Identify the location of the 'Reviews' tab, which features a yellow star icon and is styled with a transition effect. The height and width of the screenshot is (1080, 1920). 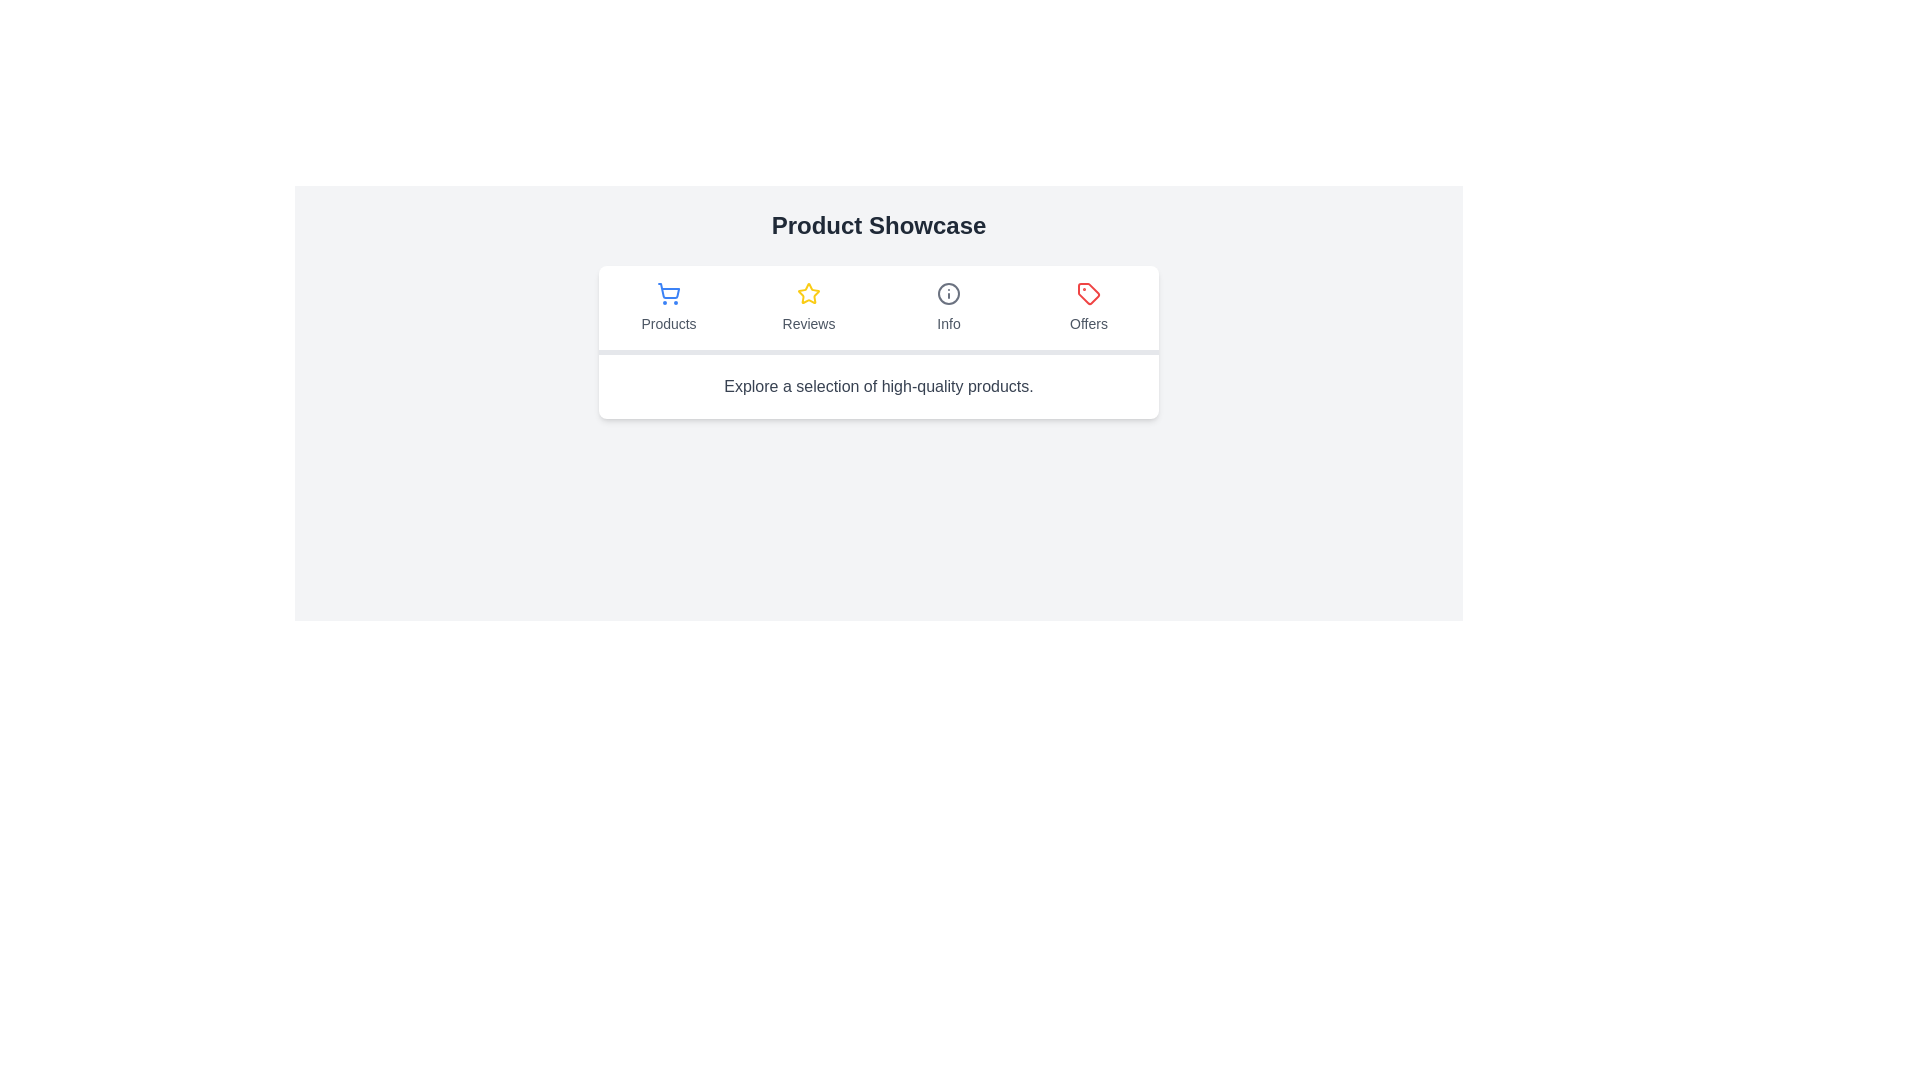
(809, 309).